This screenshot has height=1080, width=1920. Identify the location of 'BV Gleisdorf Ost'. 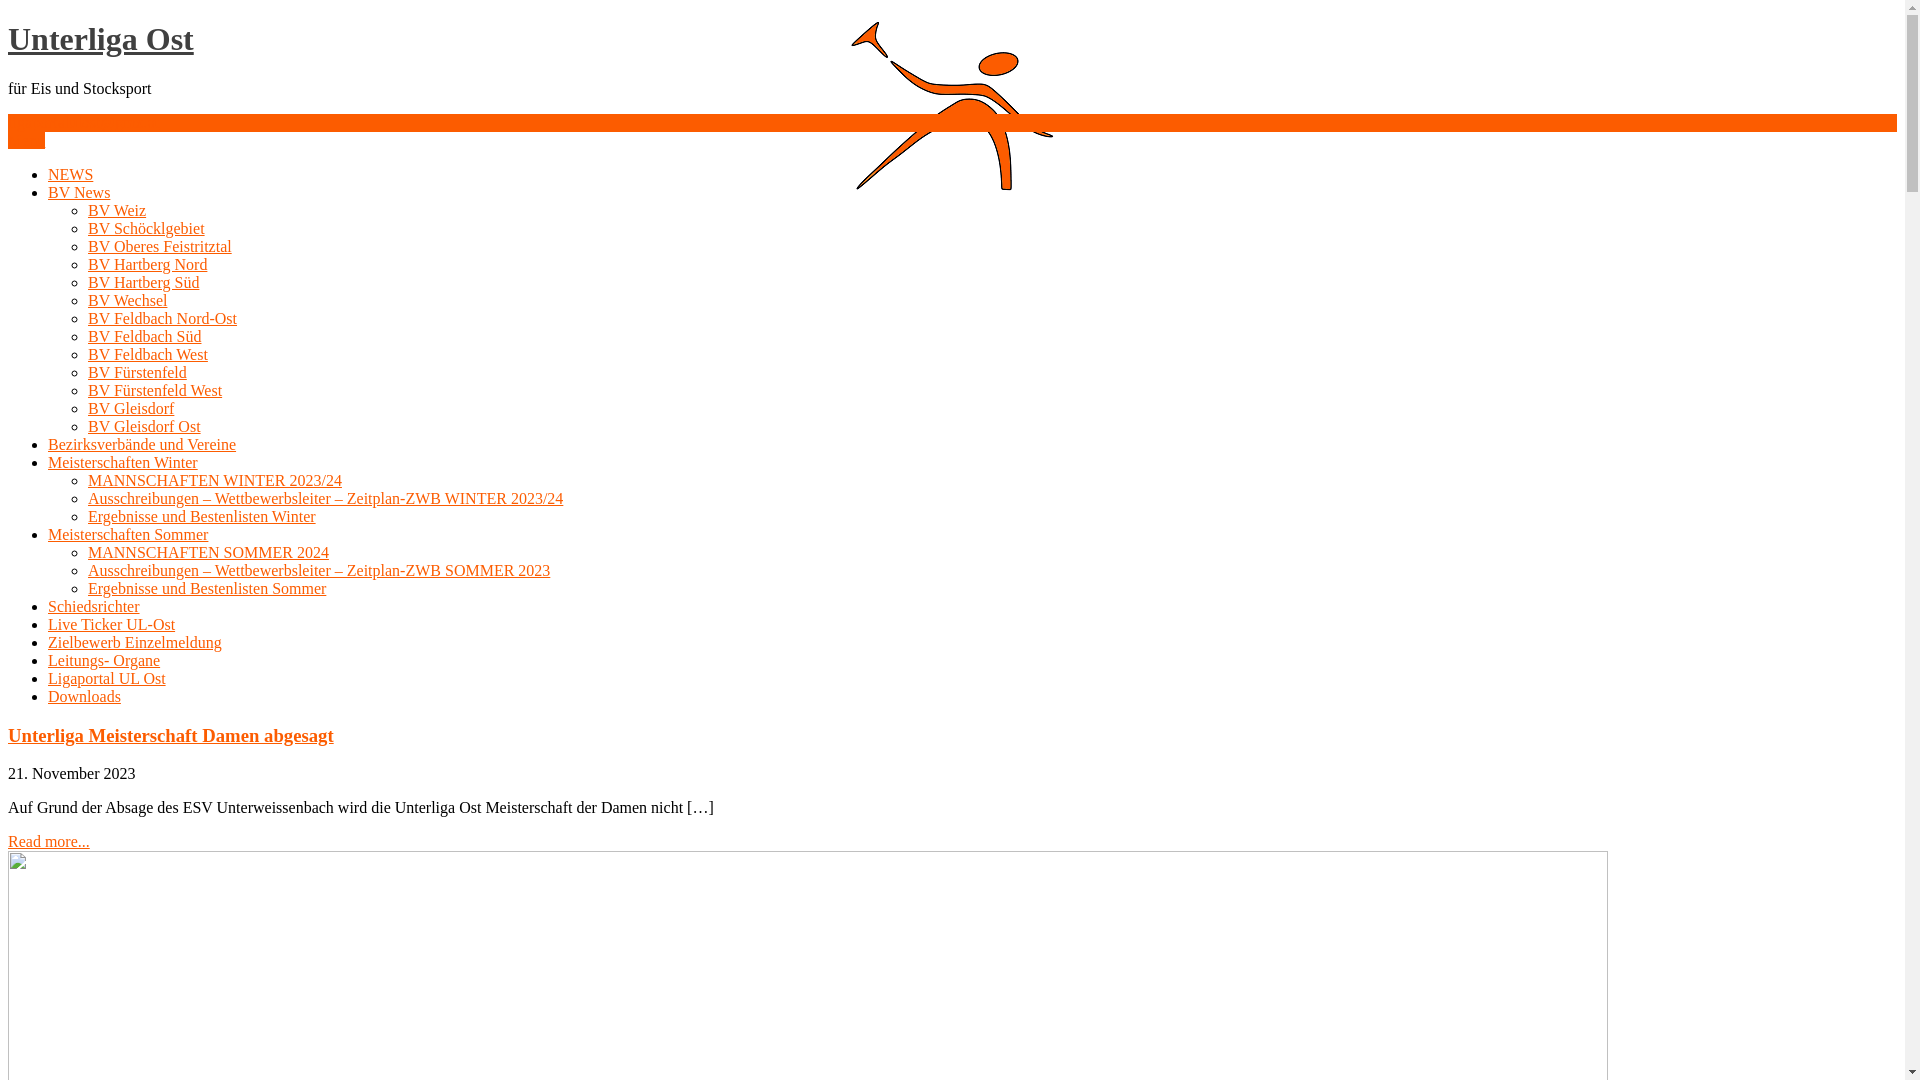
(86, 425).